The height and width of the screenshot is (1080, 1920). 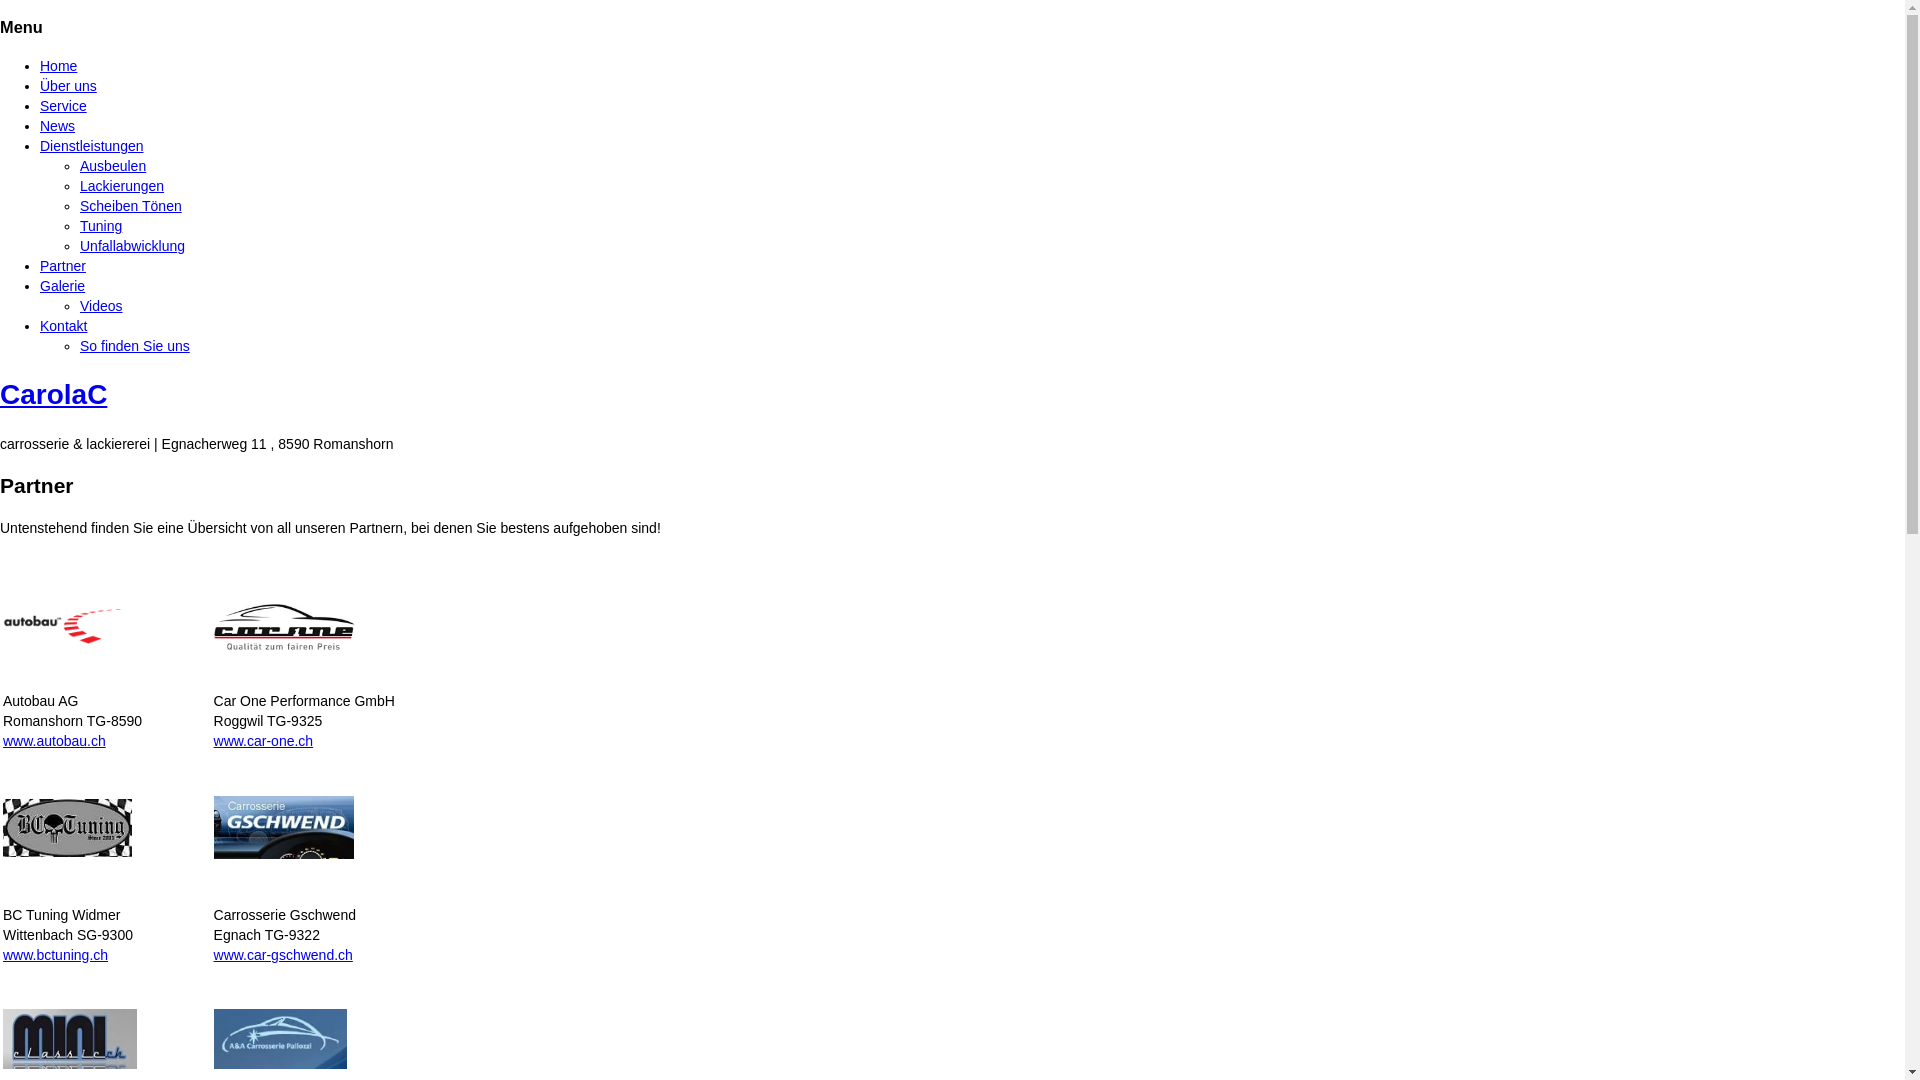 What do you see at coordinates (3, 740) in the screenshot?
I see `'www.autobau.ch'` at bounding box center [3, 740].